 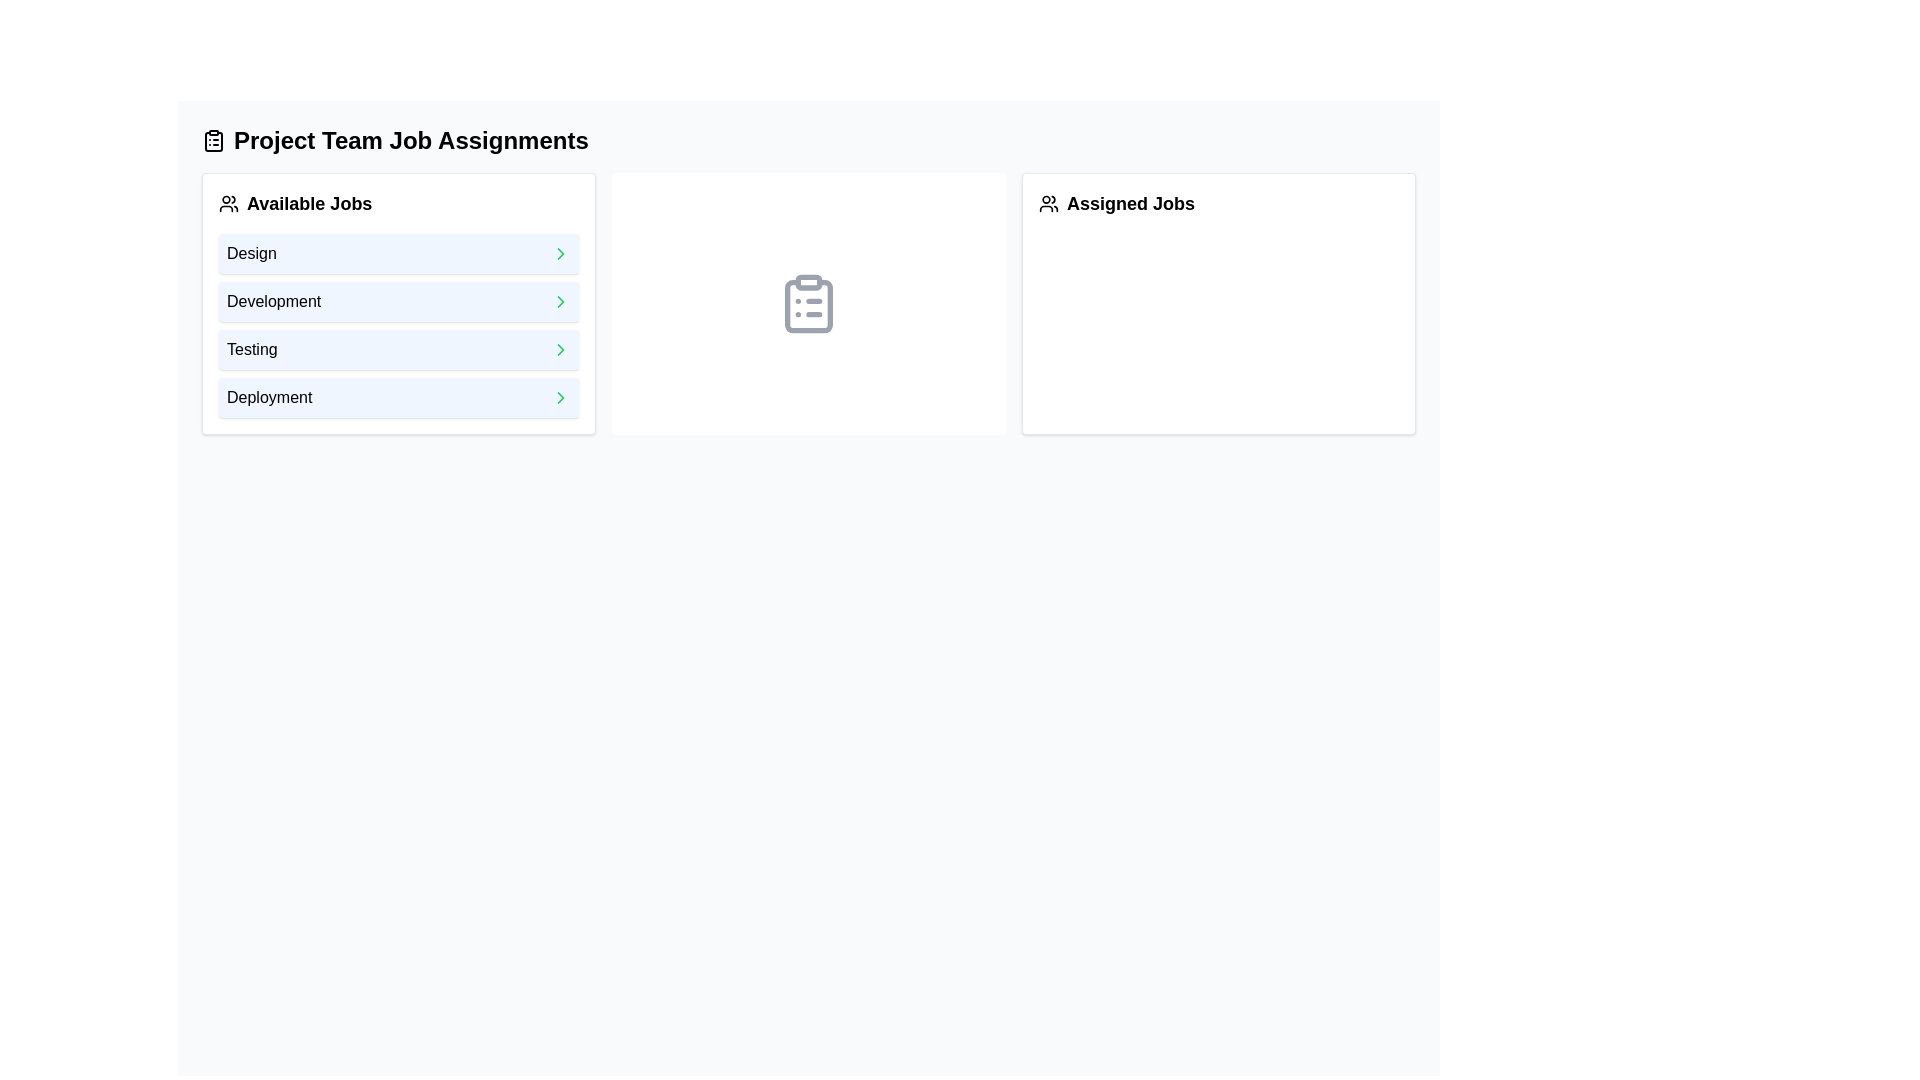 What do you see at coordinates (398, 253) in the screenshot?
I see `the 'Design' button in the 'Available Jobs' section` at bounding box center [398, 253].